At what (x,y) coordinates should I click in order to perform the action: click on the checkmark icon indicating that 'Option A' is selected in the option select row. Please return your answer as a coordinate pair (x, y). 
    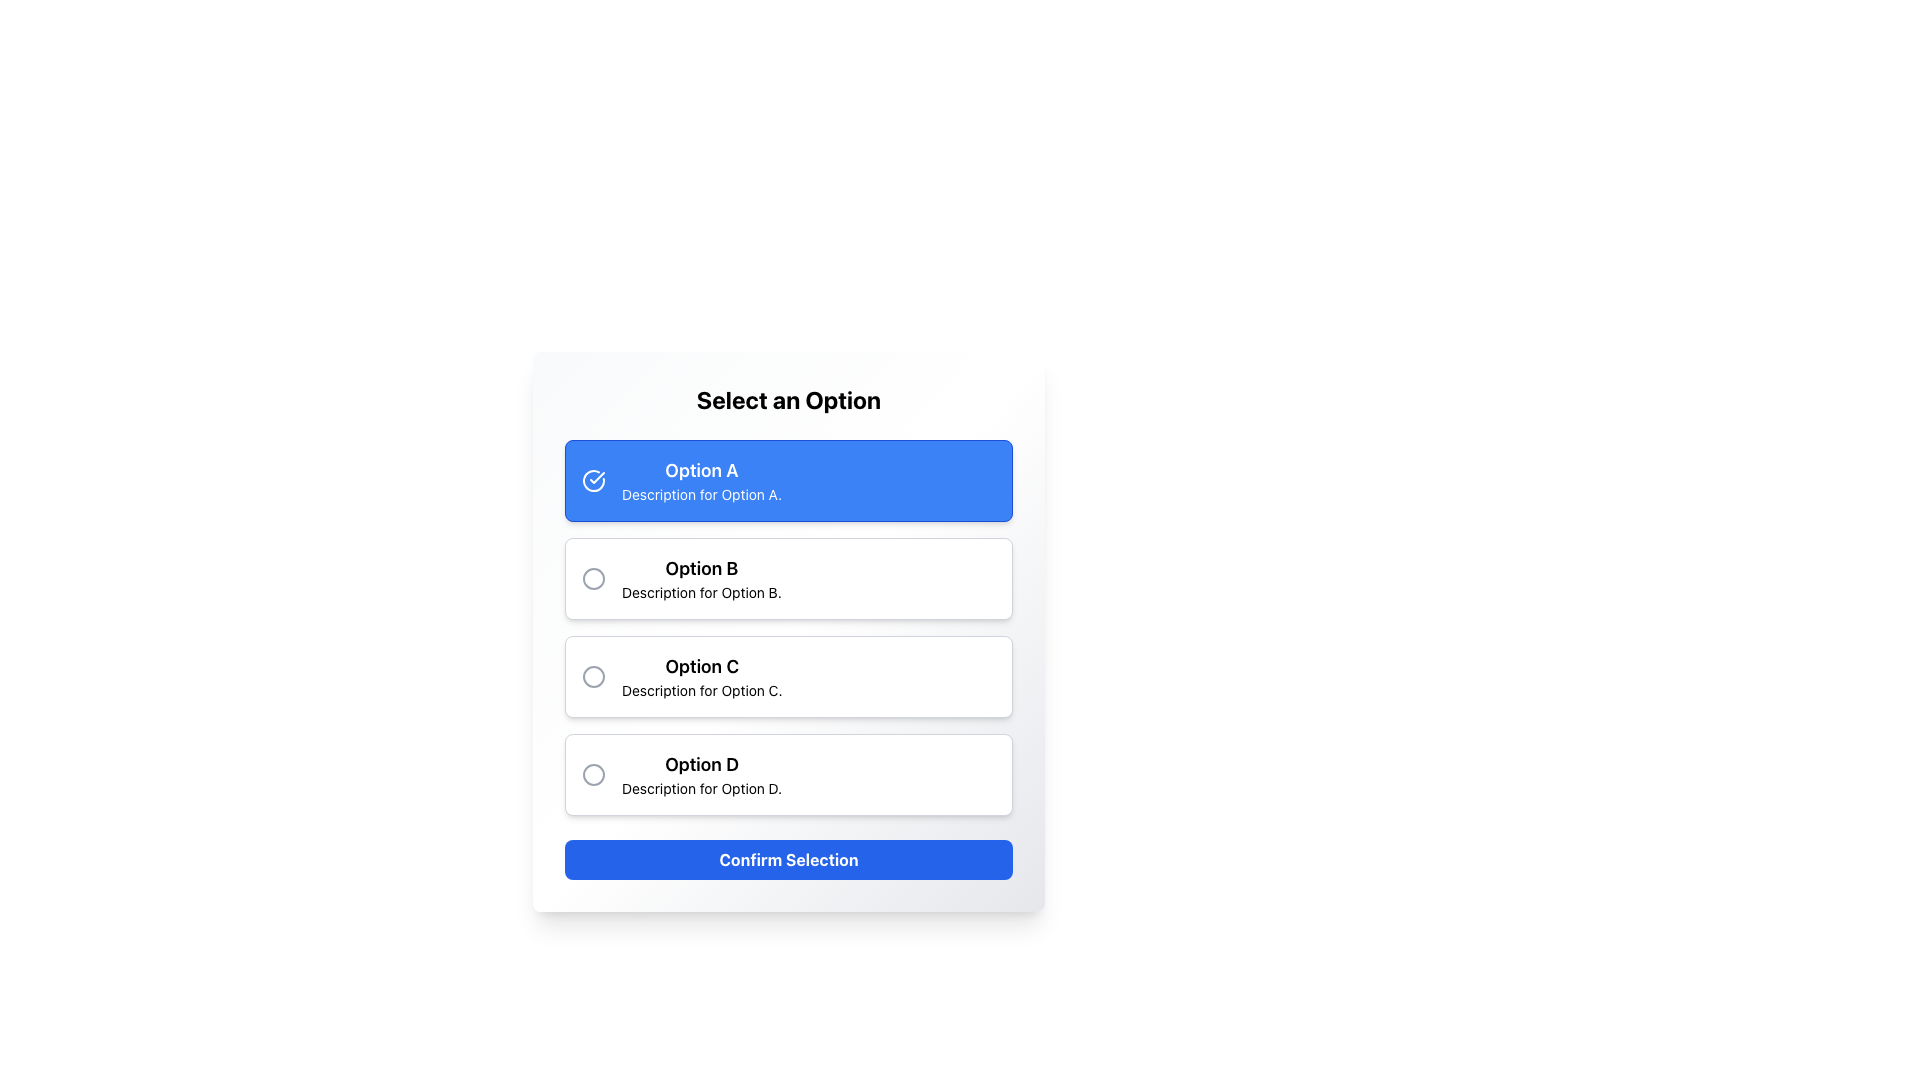
    Looking at the image, I should click on (593, 481).